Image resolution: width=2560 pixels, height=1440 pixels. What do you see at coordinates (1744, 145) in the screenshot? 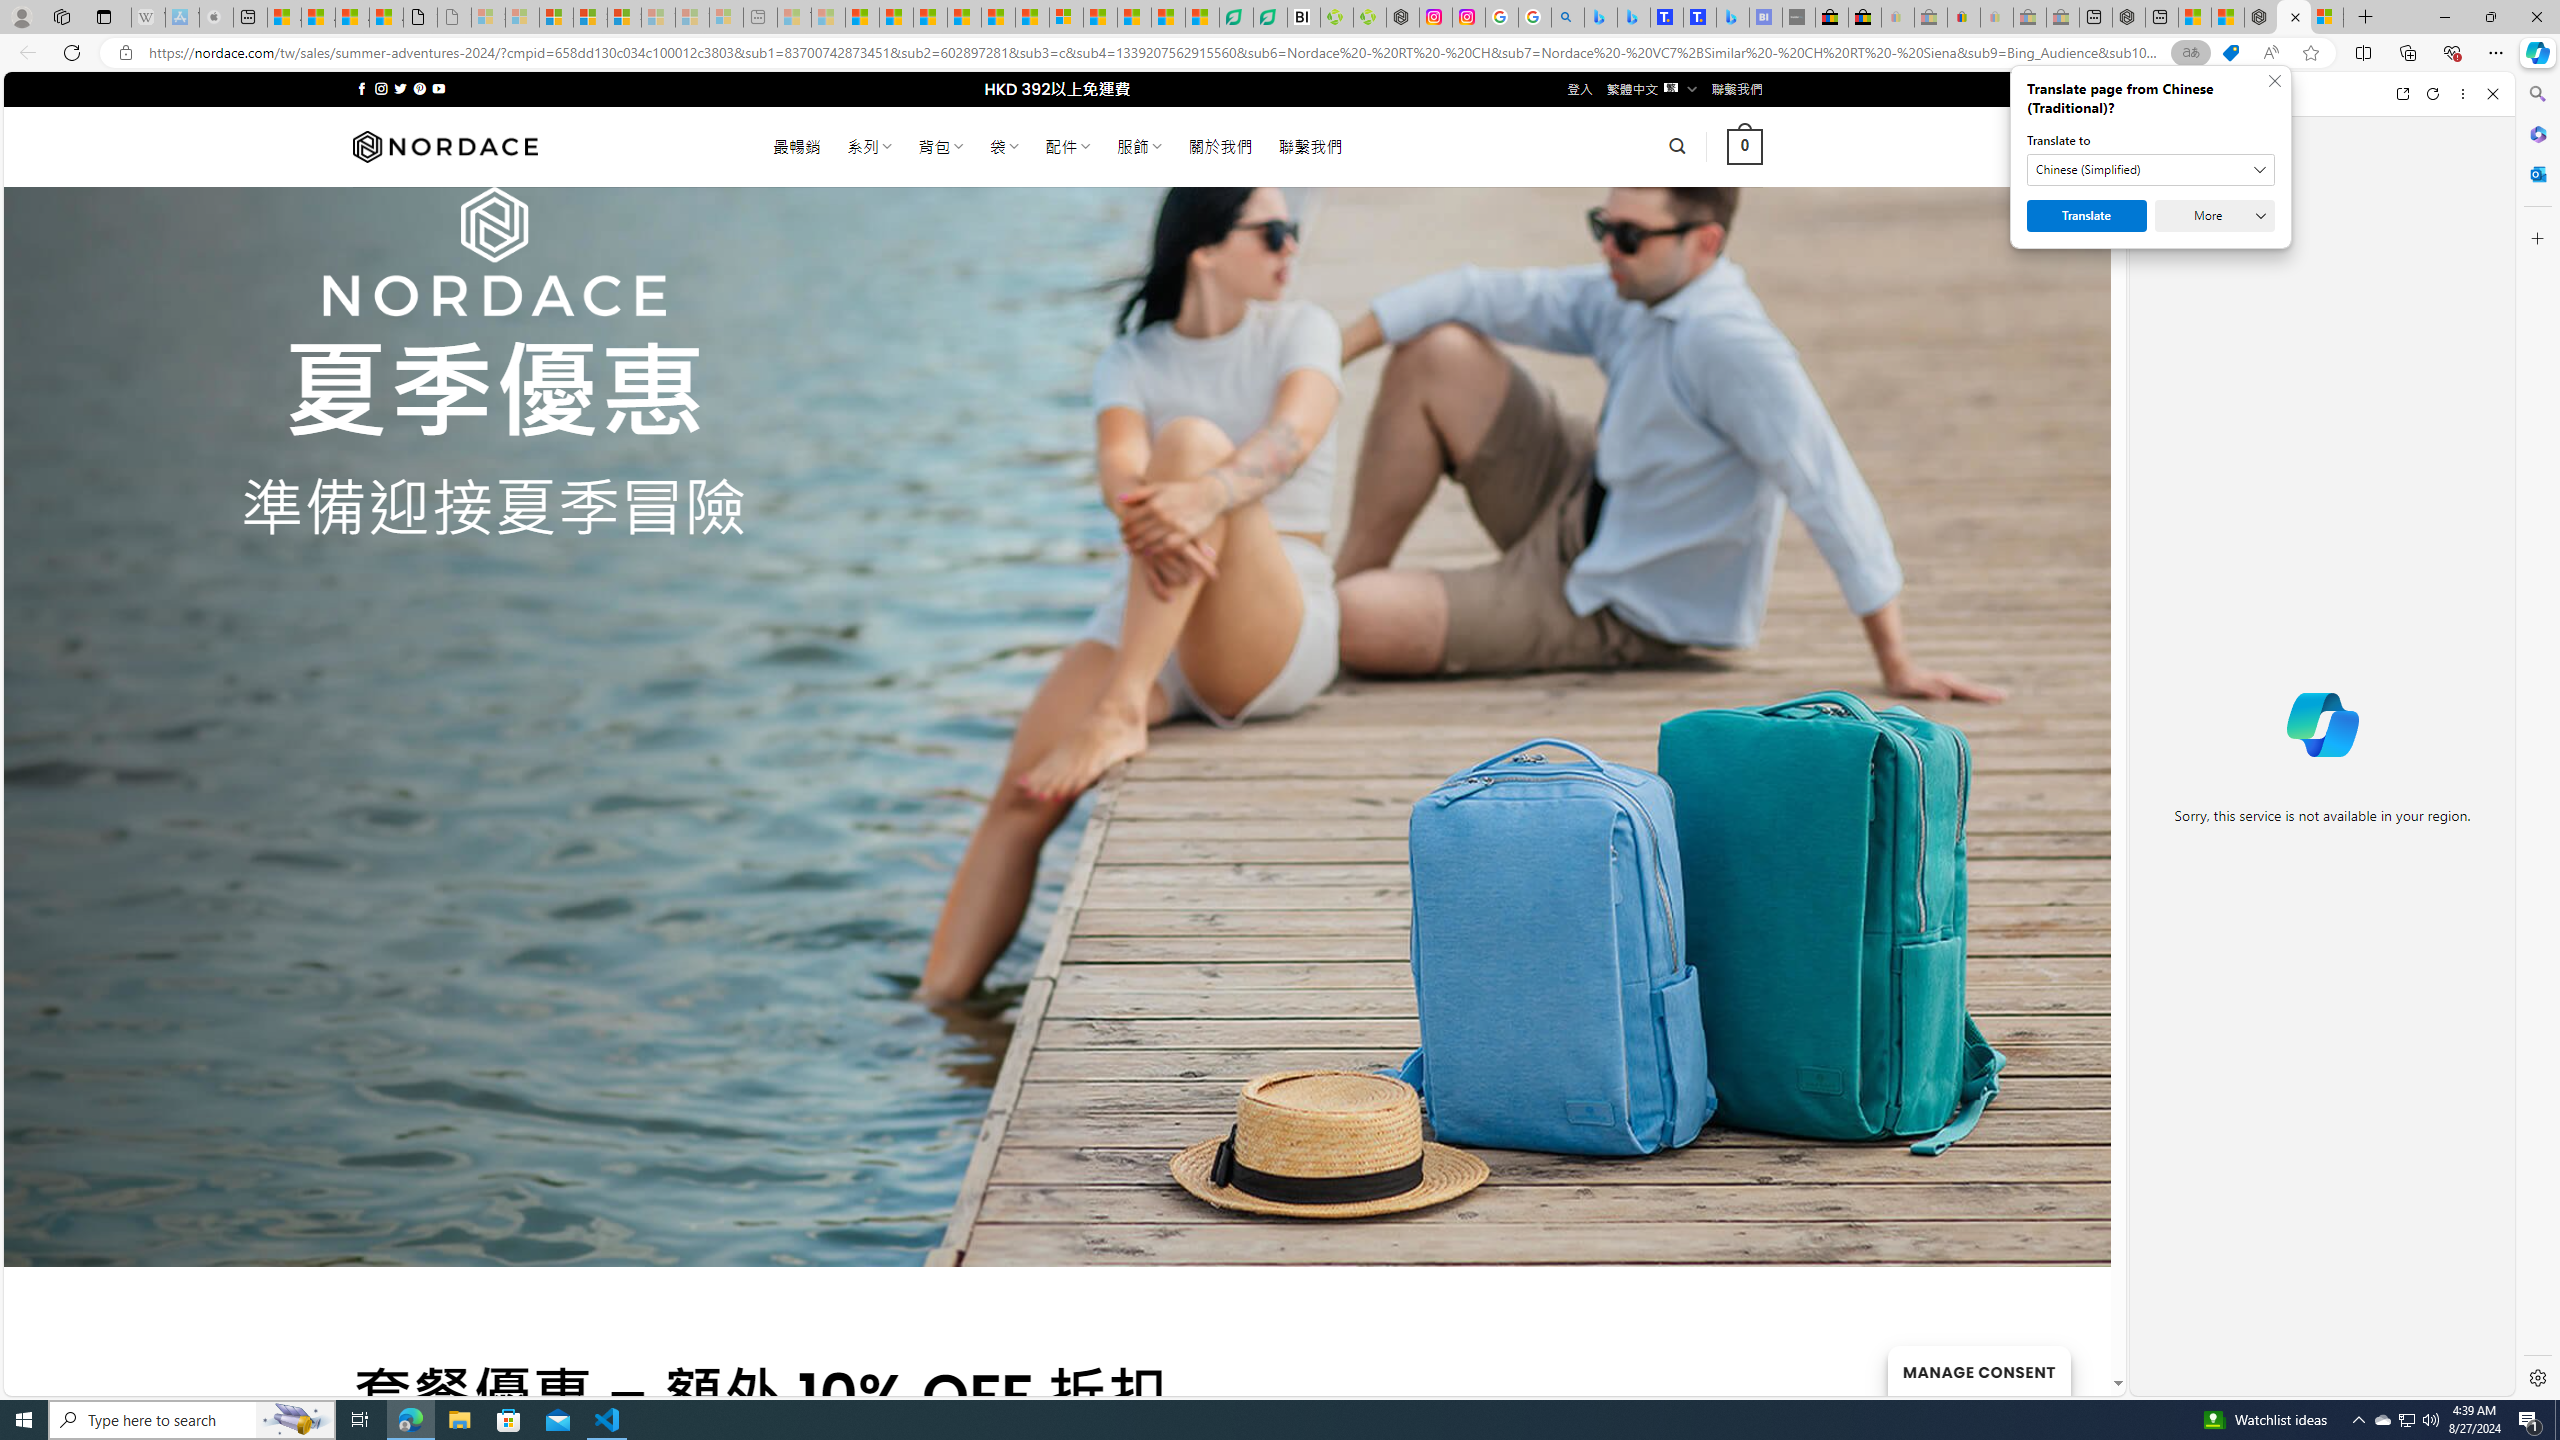
I see `'  0  '` at bounding box center [1744, 145].